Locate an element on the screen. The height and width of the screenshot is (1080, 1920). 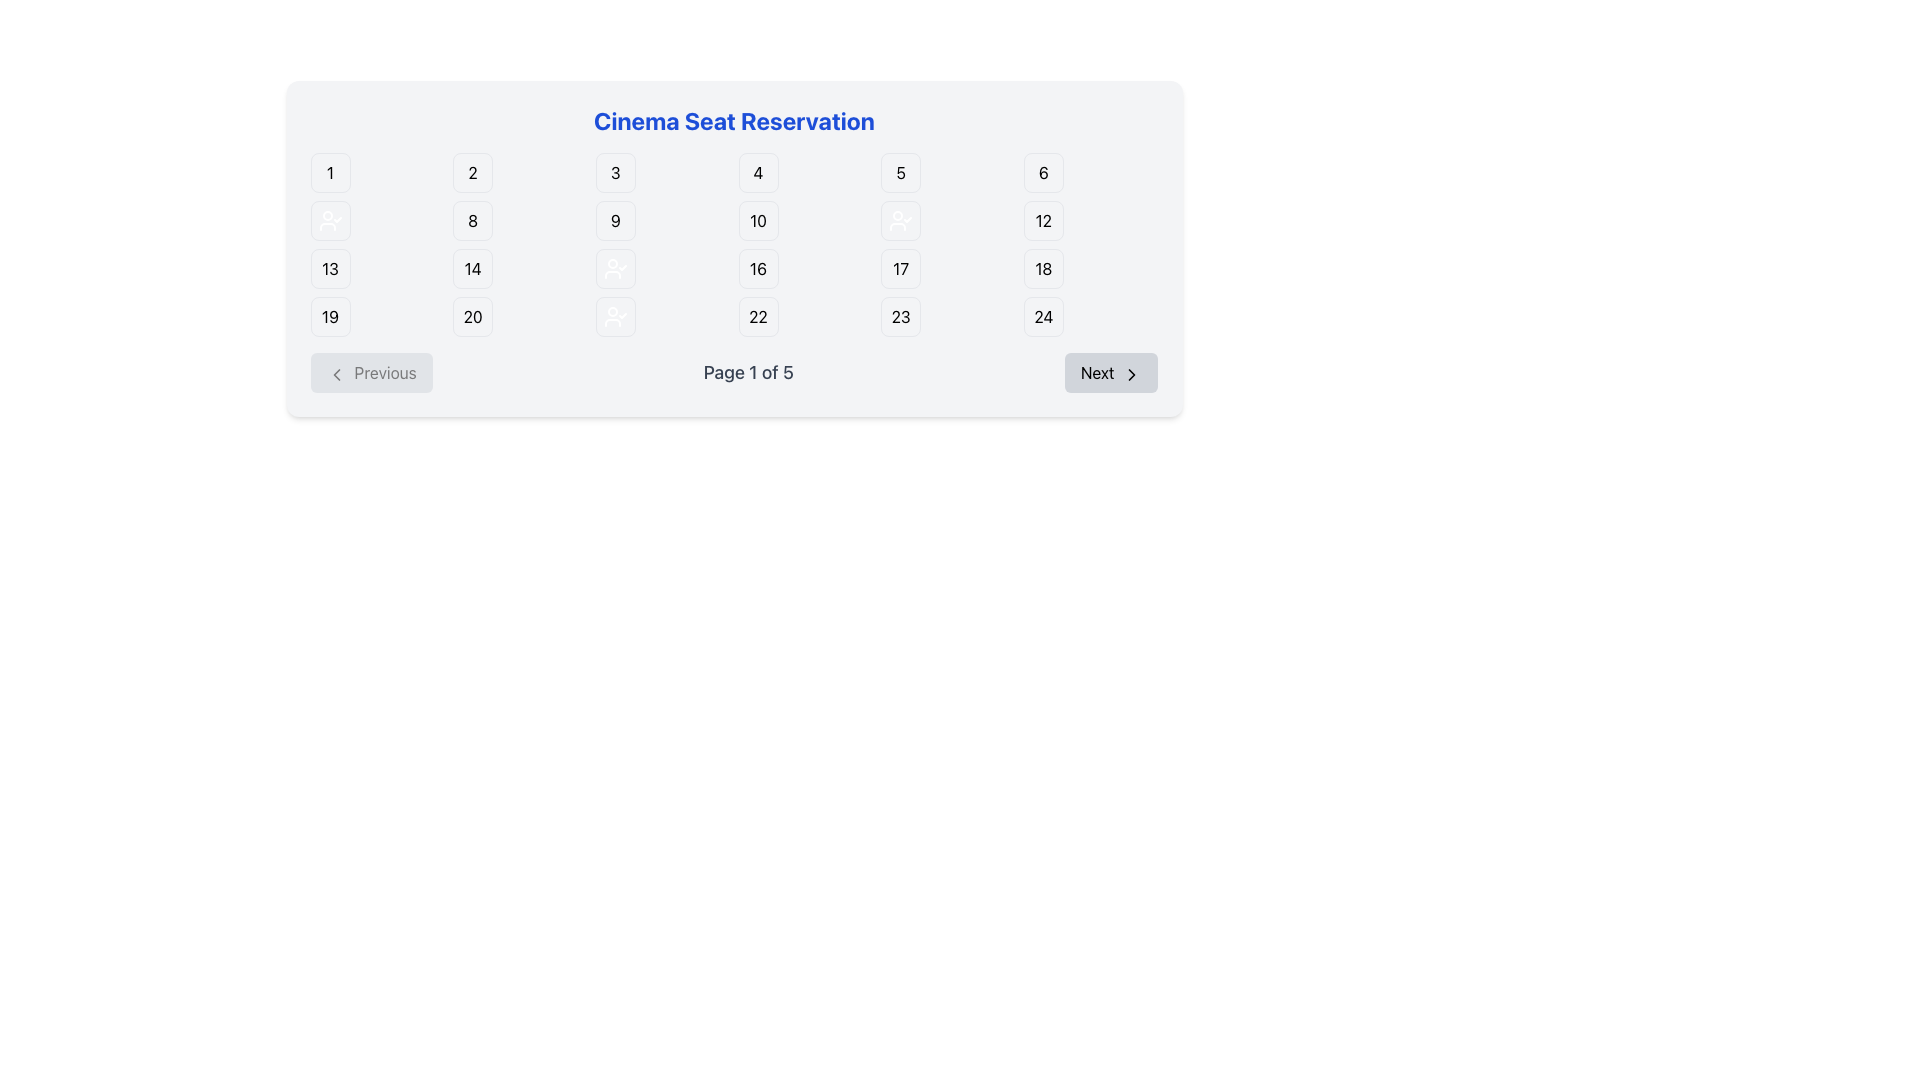
the navigation icon within the 'Next' button located at the bottom-right corner of the interface is located at coordinates (1132, 374).